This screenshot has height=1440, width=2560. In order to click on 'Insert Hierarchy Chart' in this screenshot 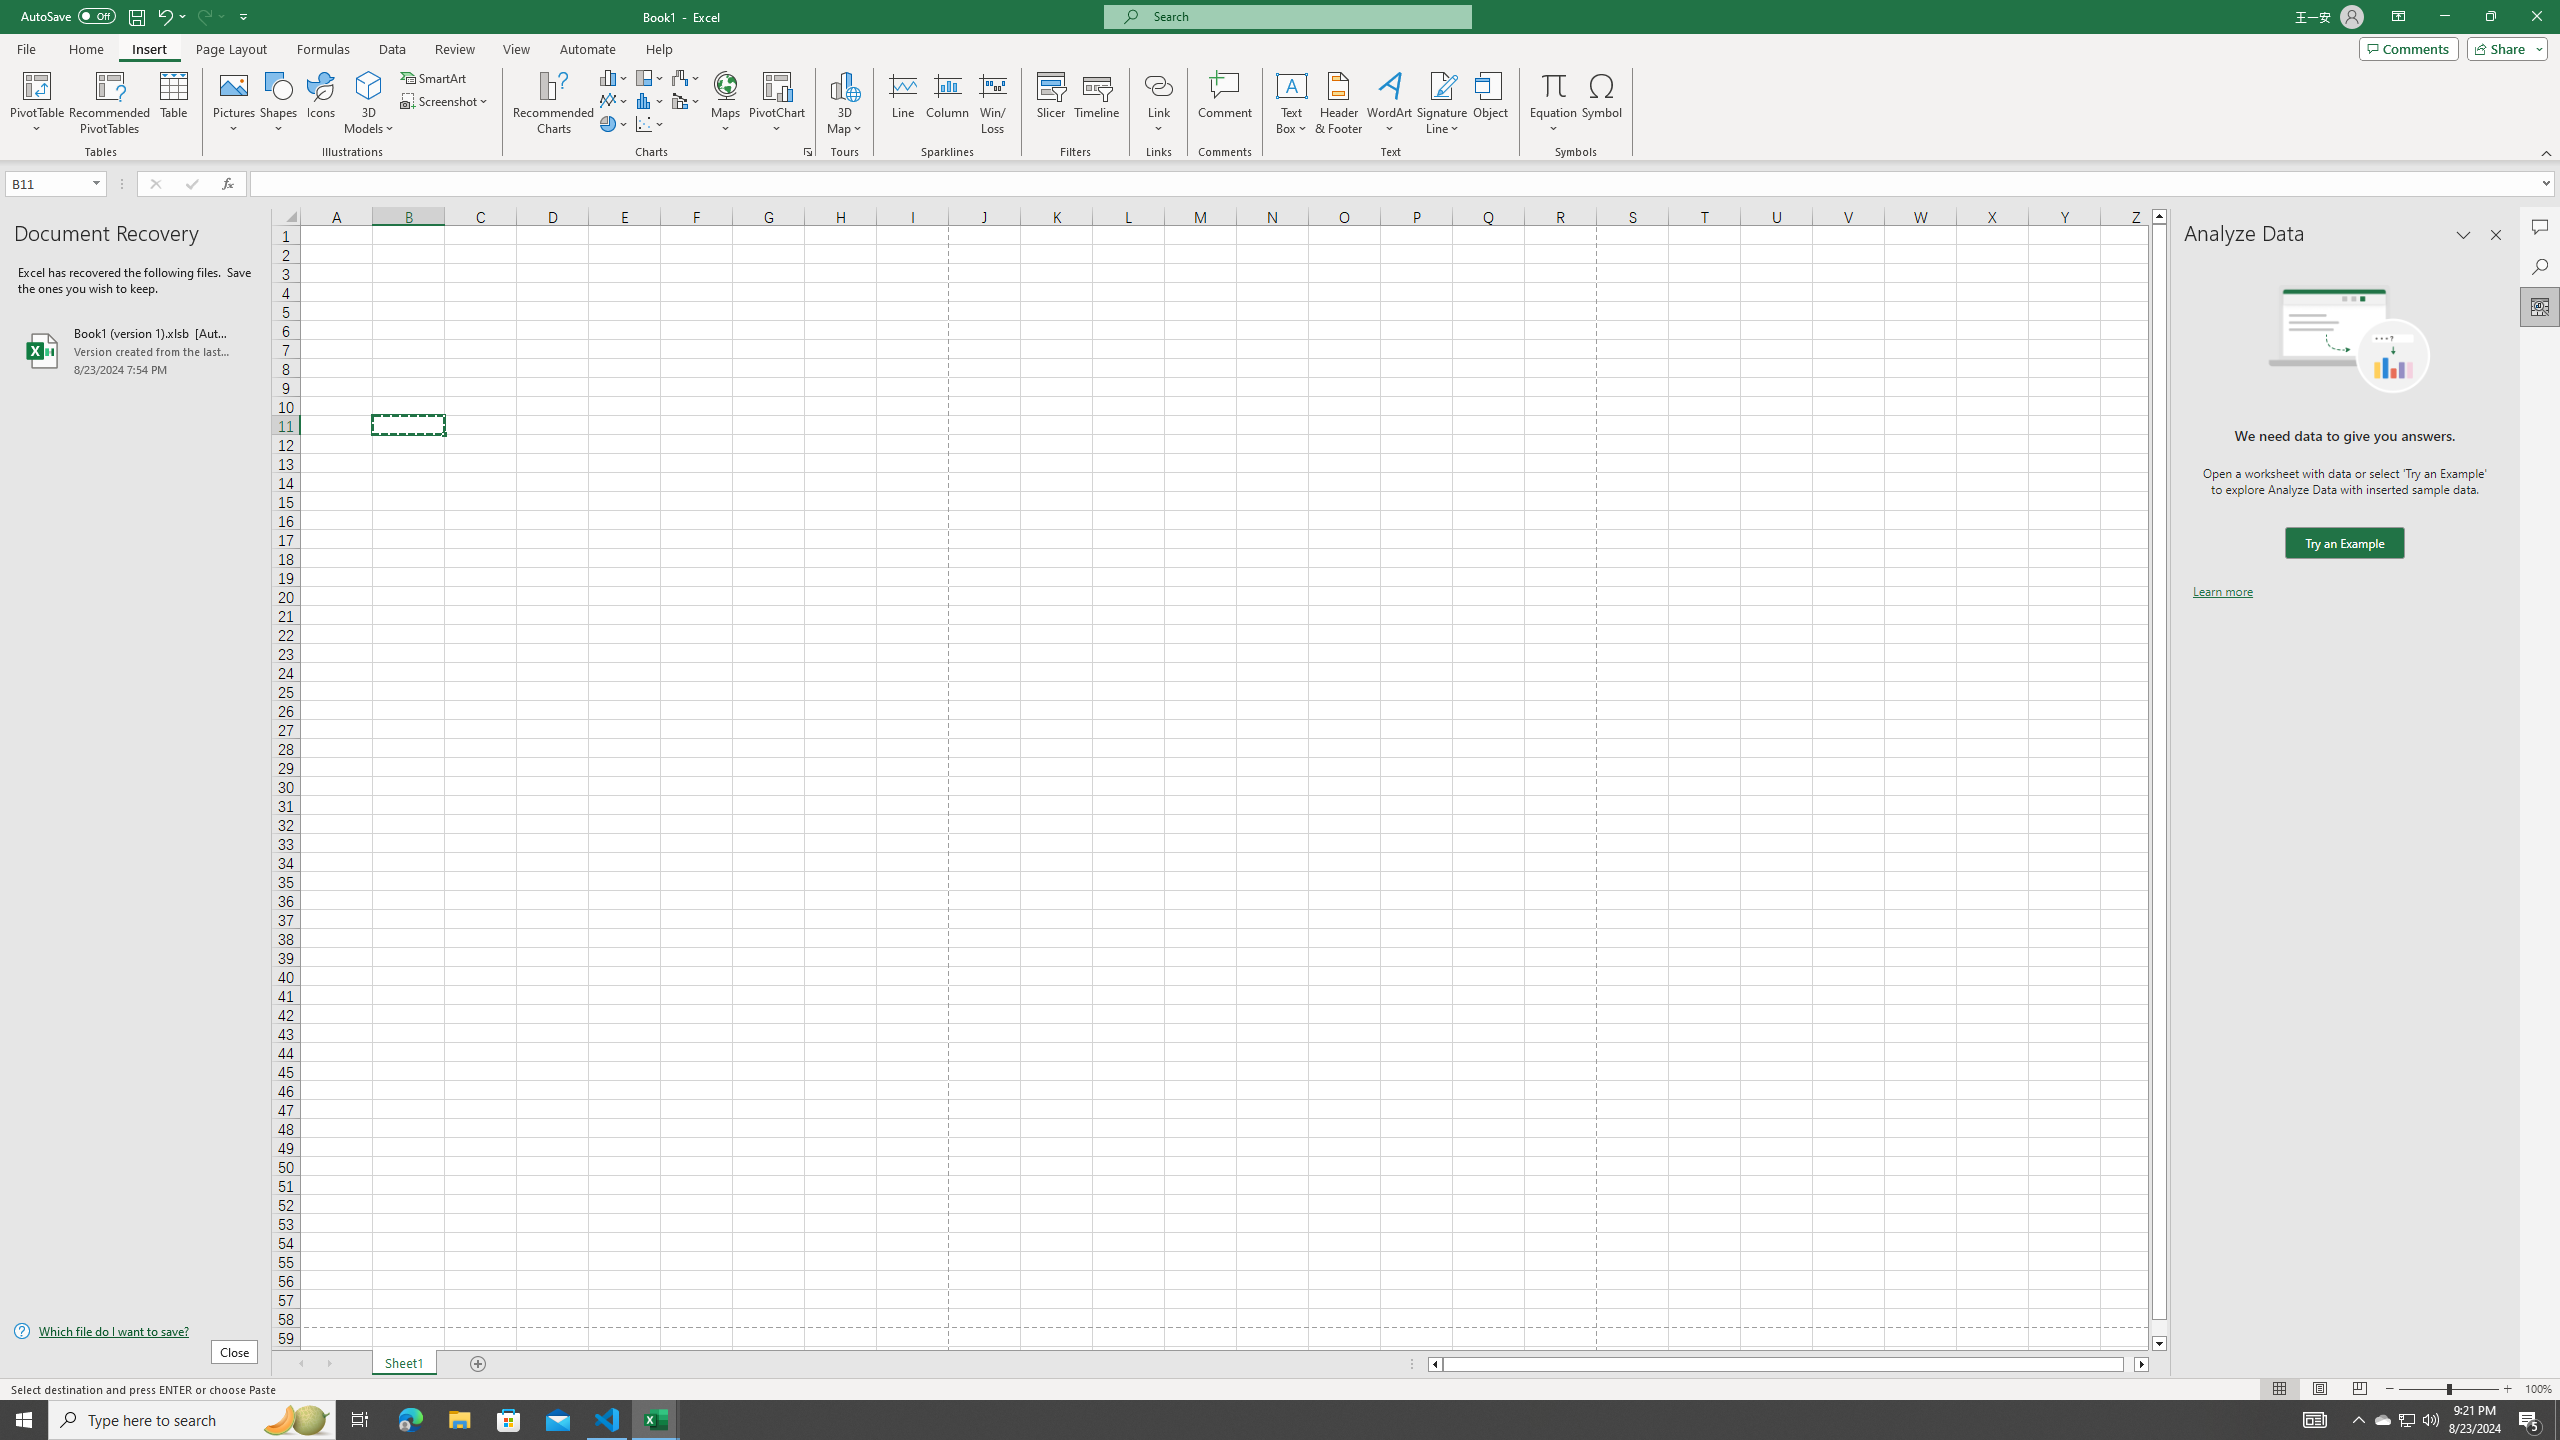, I will do `click(649, 77)`.